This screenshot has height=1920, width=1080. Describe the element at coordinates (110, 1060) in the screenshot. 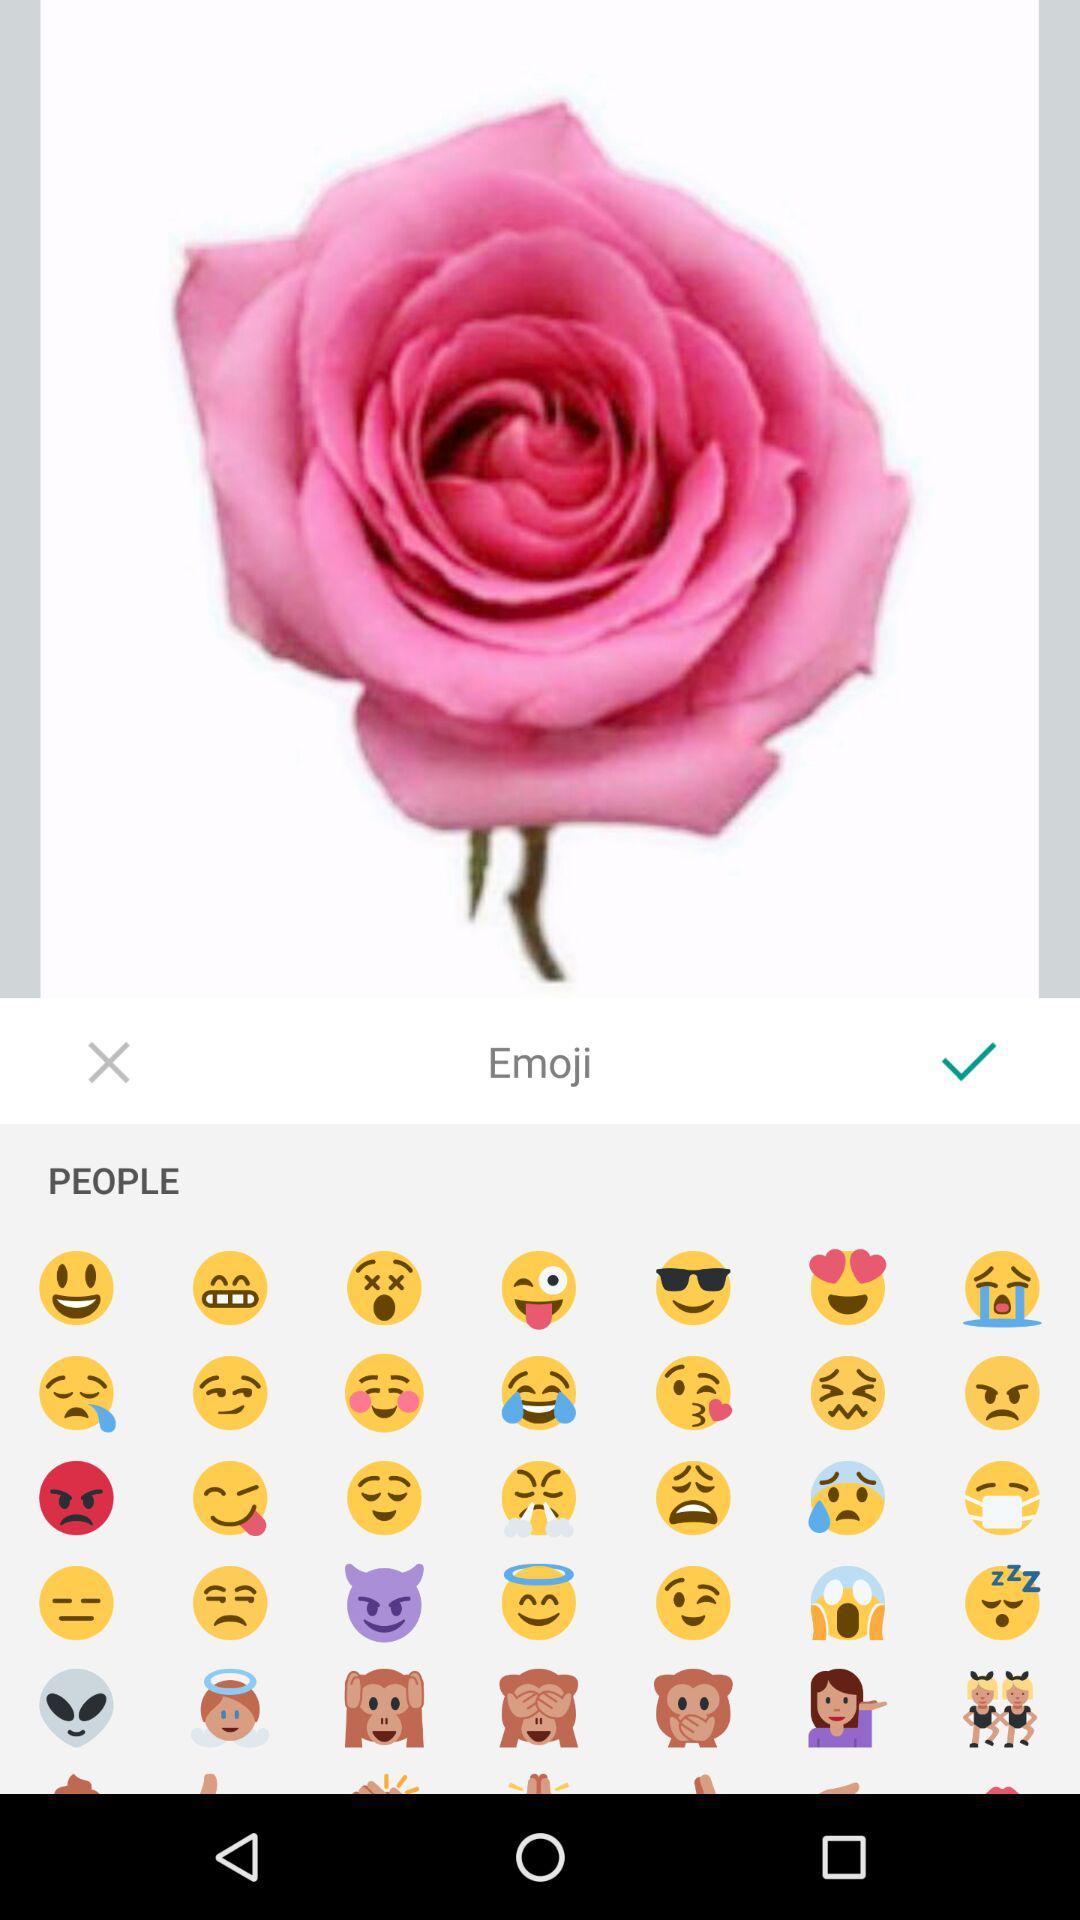

I see `the close icon` at that location.